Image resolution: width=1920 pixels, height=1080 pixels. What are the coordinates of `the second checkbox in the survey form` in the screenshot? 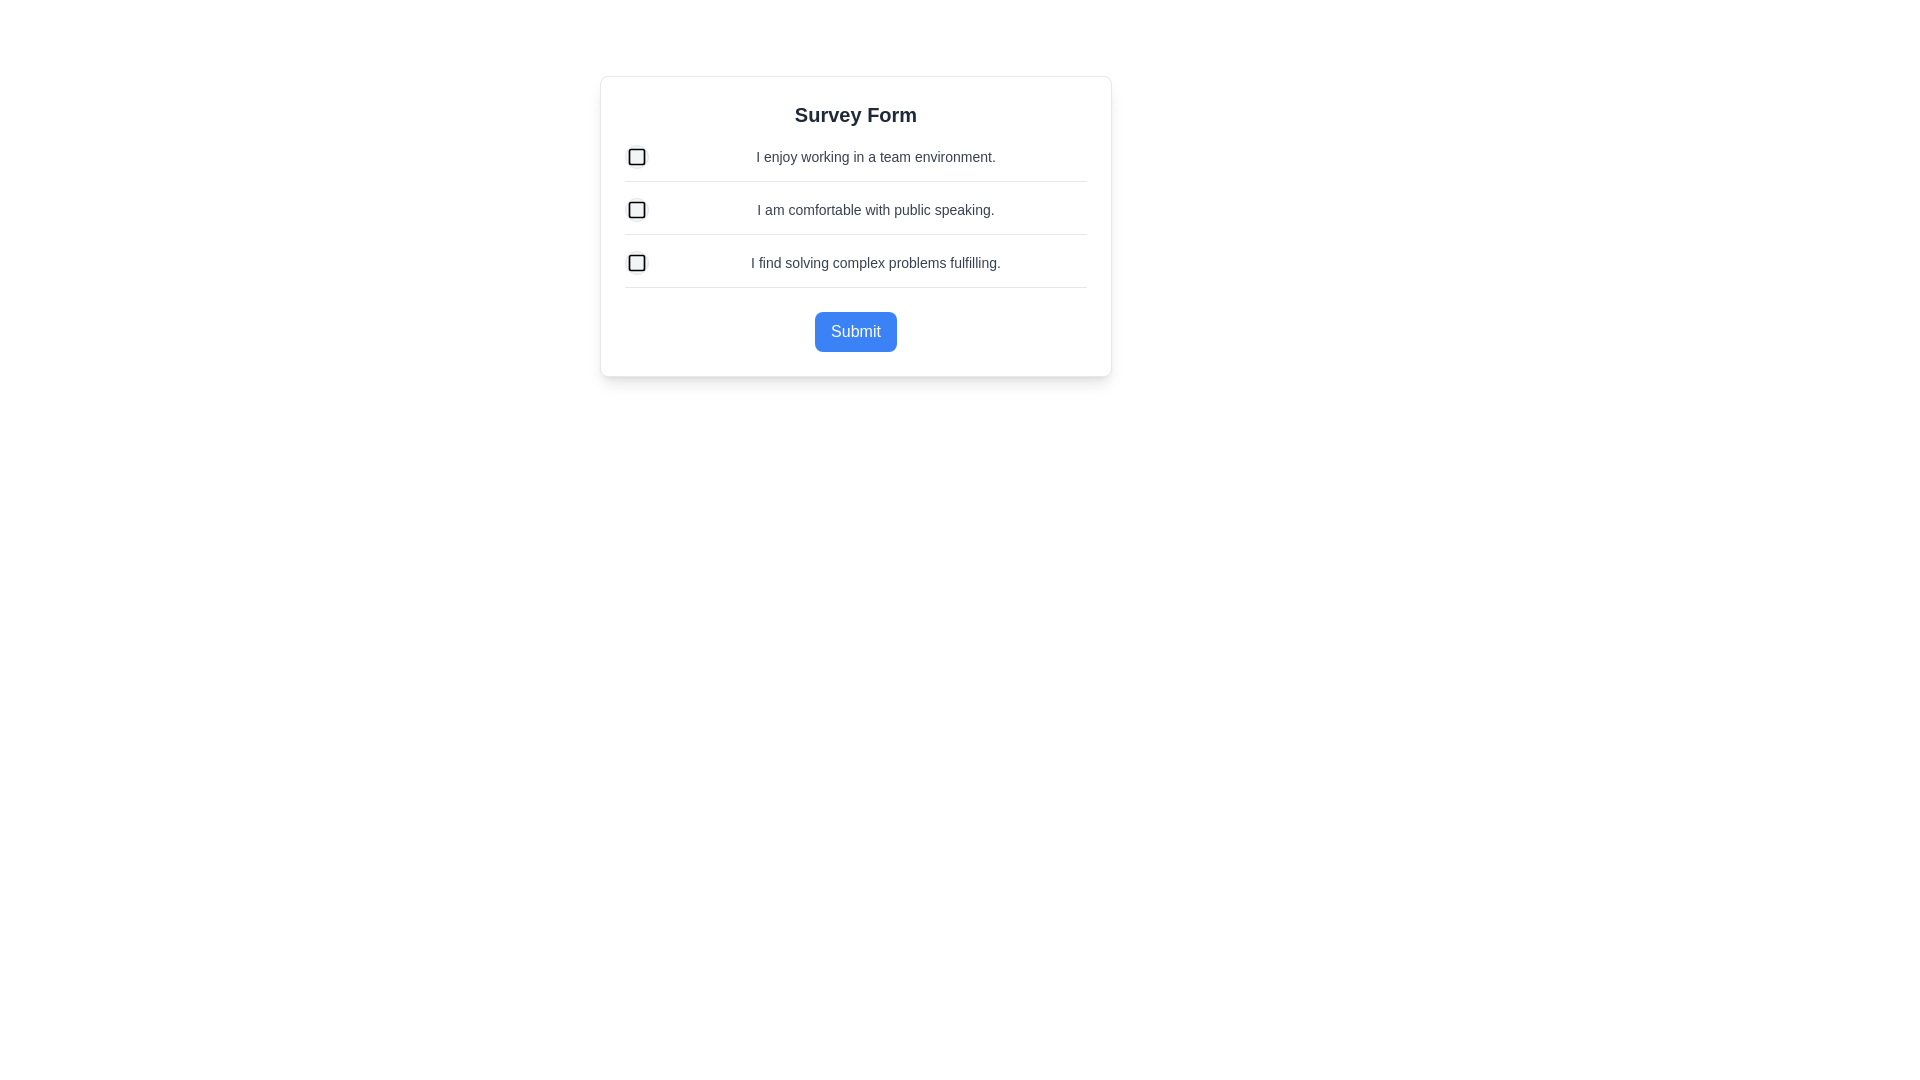 It's located at (636, 209).